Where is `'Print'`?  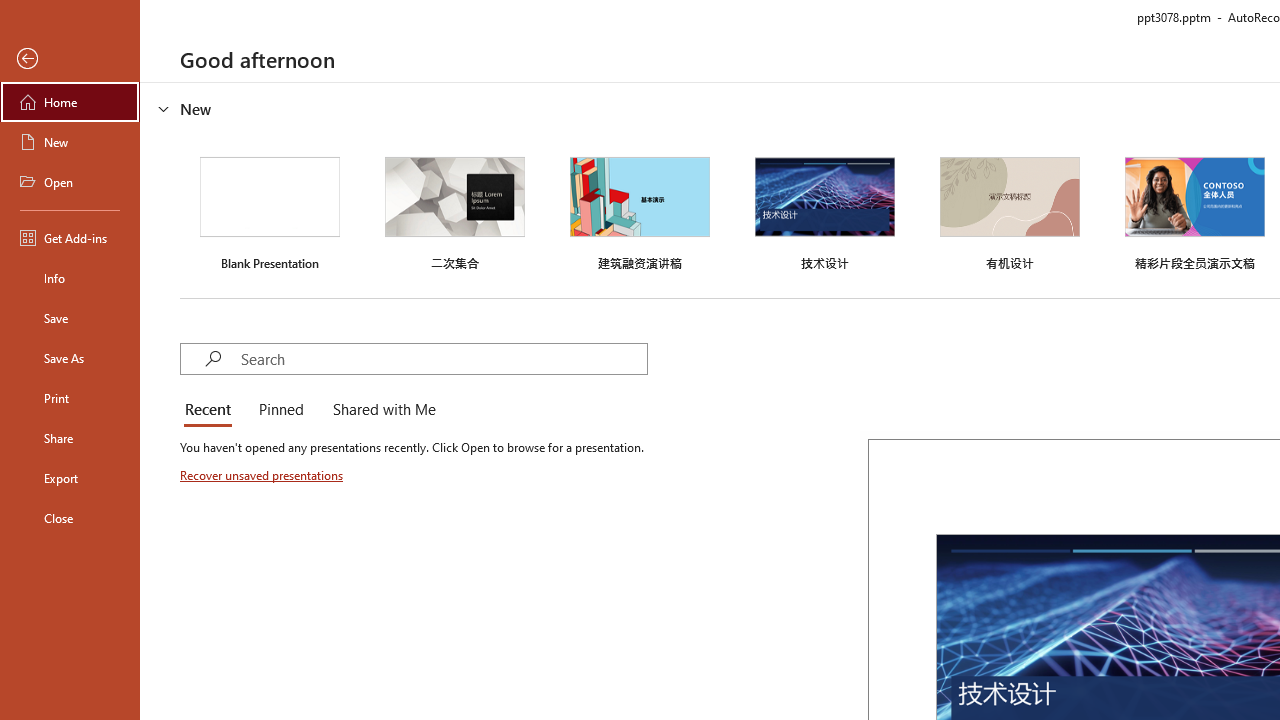
'Print' is located at coordinates (69, 398).